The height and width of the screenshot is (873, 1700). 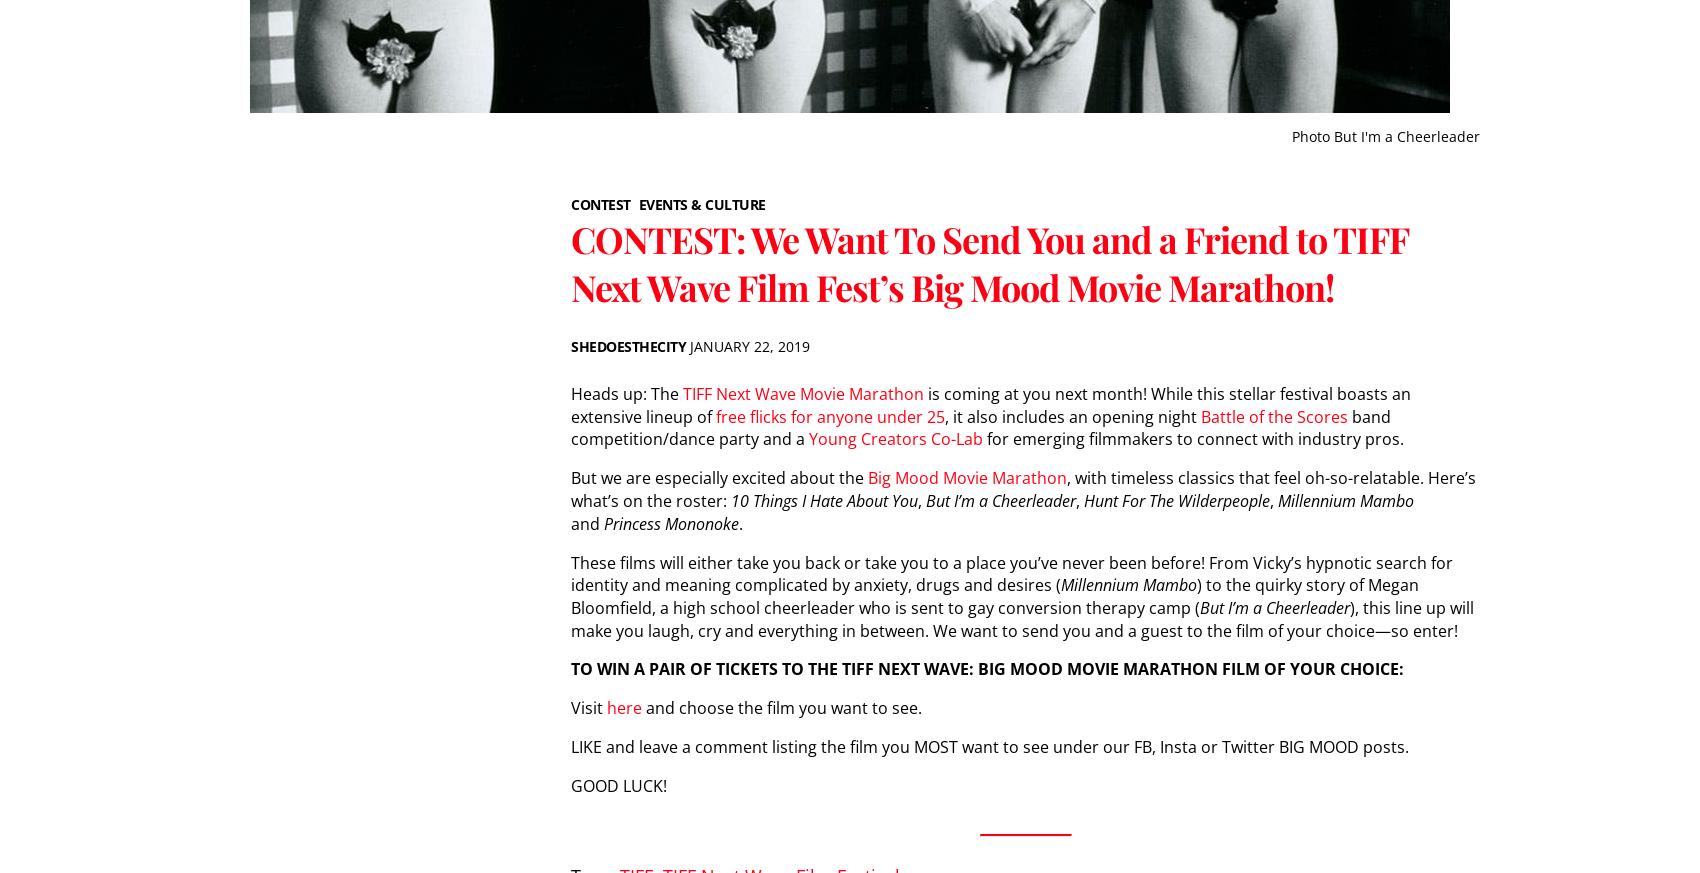 What do you see at coordinates (570, 263) in the screenshot?
I see `'CONTEST: We Want To Send You and a Friend to TIFF Next Wave Film Fest’s Big Mood Movie Marathon!'` at bounding box center [570, 263].